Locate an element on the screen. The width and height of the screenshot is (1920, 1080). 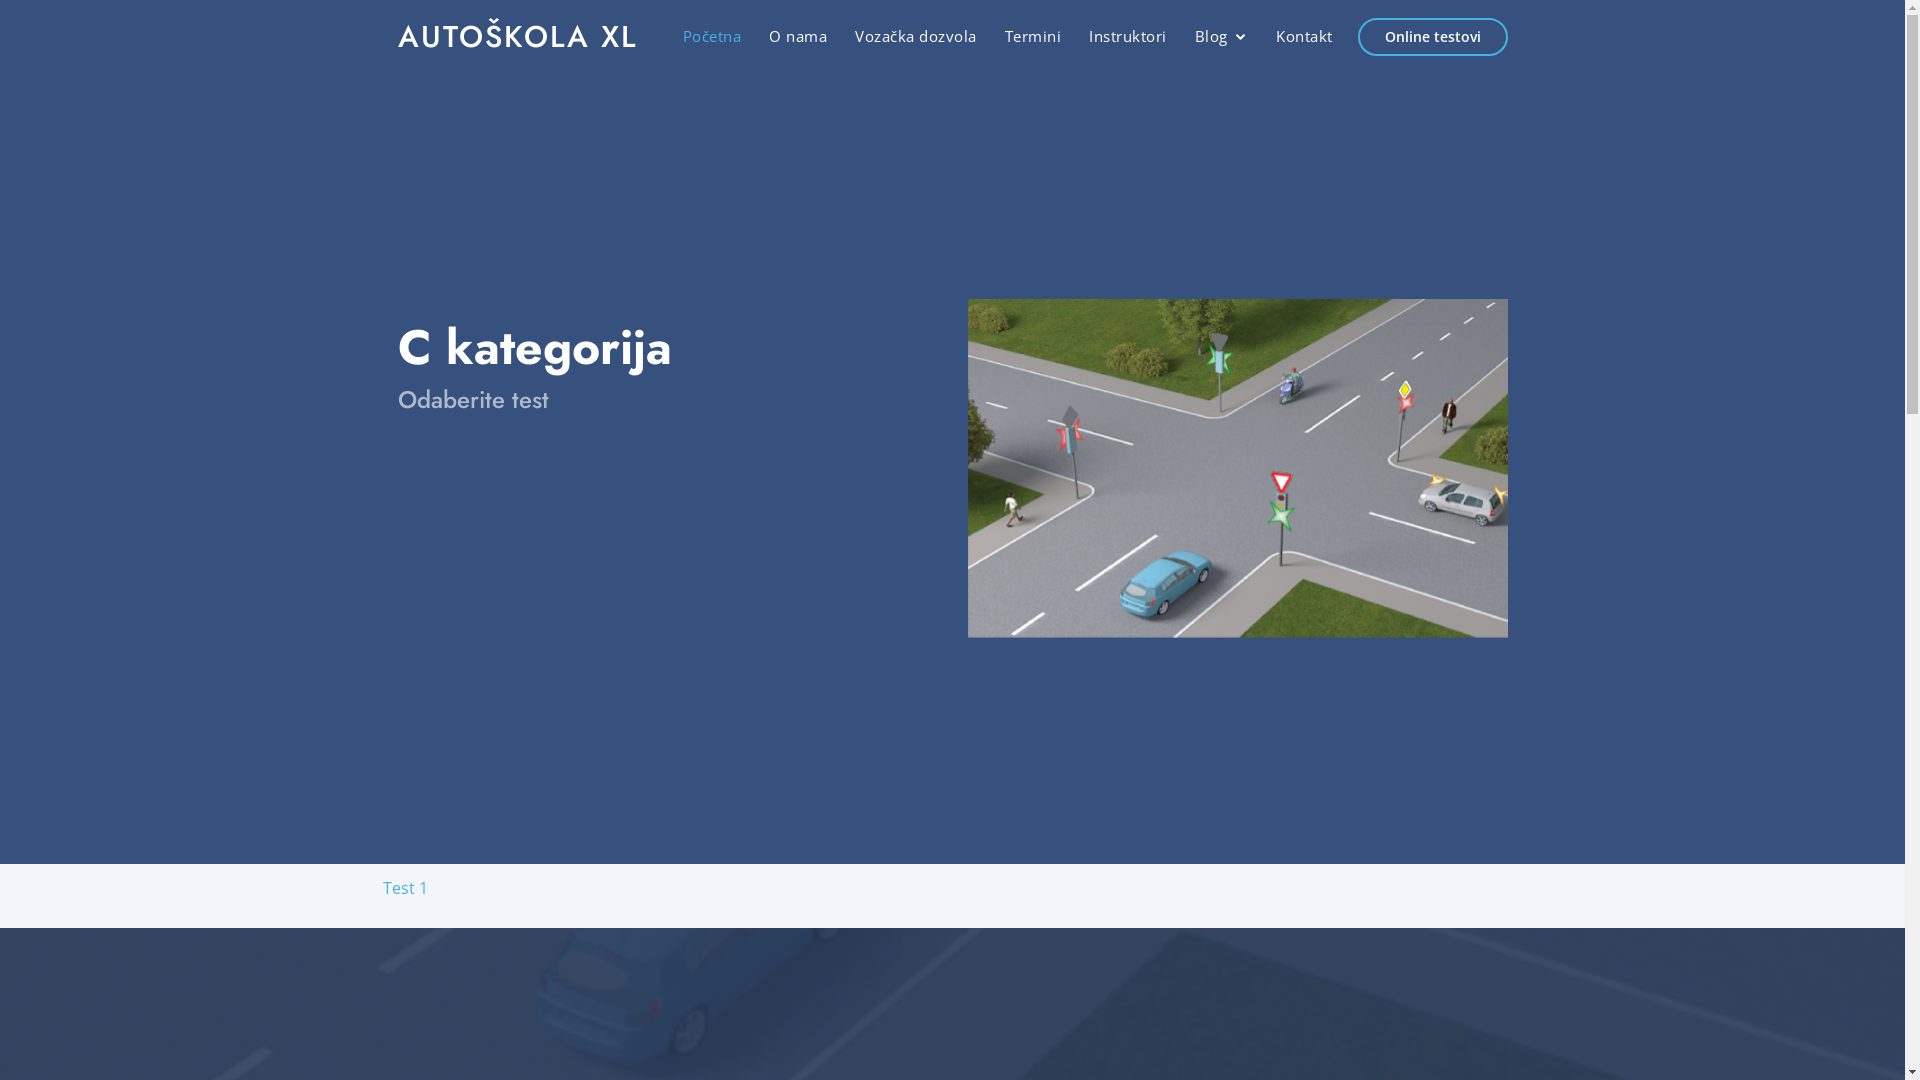
'Termini' is located at coordinates (1003, 36).